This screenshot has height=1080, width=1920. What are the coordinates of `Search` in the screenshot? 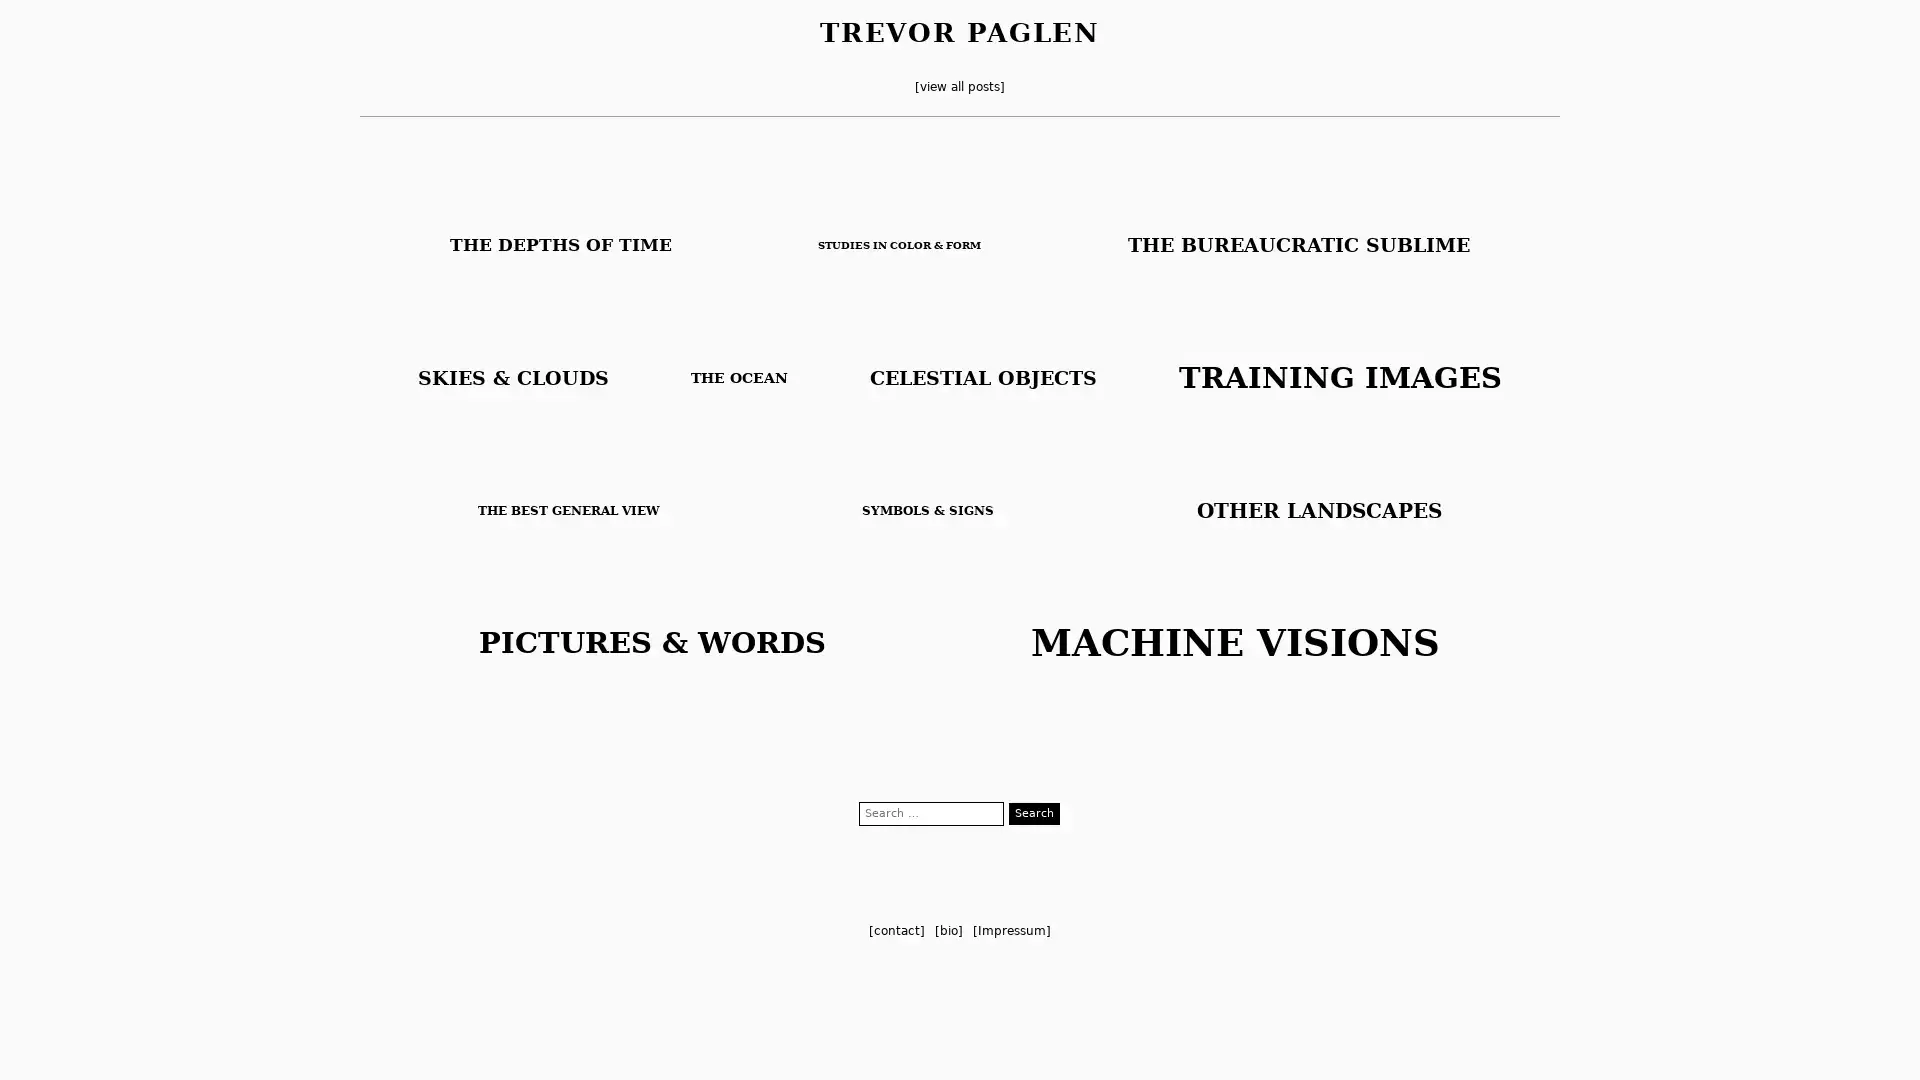 It's located at (1034, 813).